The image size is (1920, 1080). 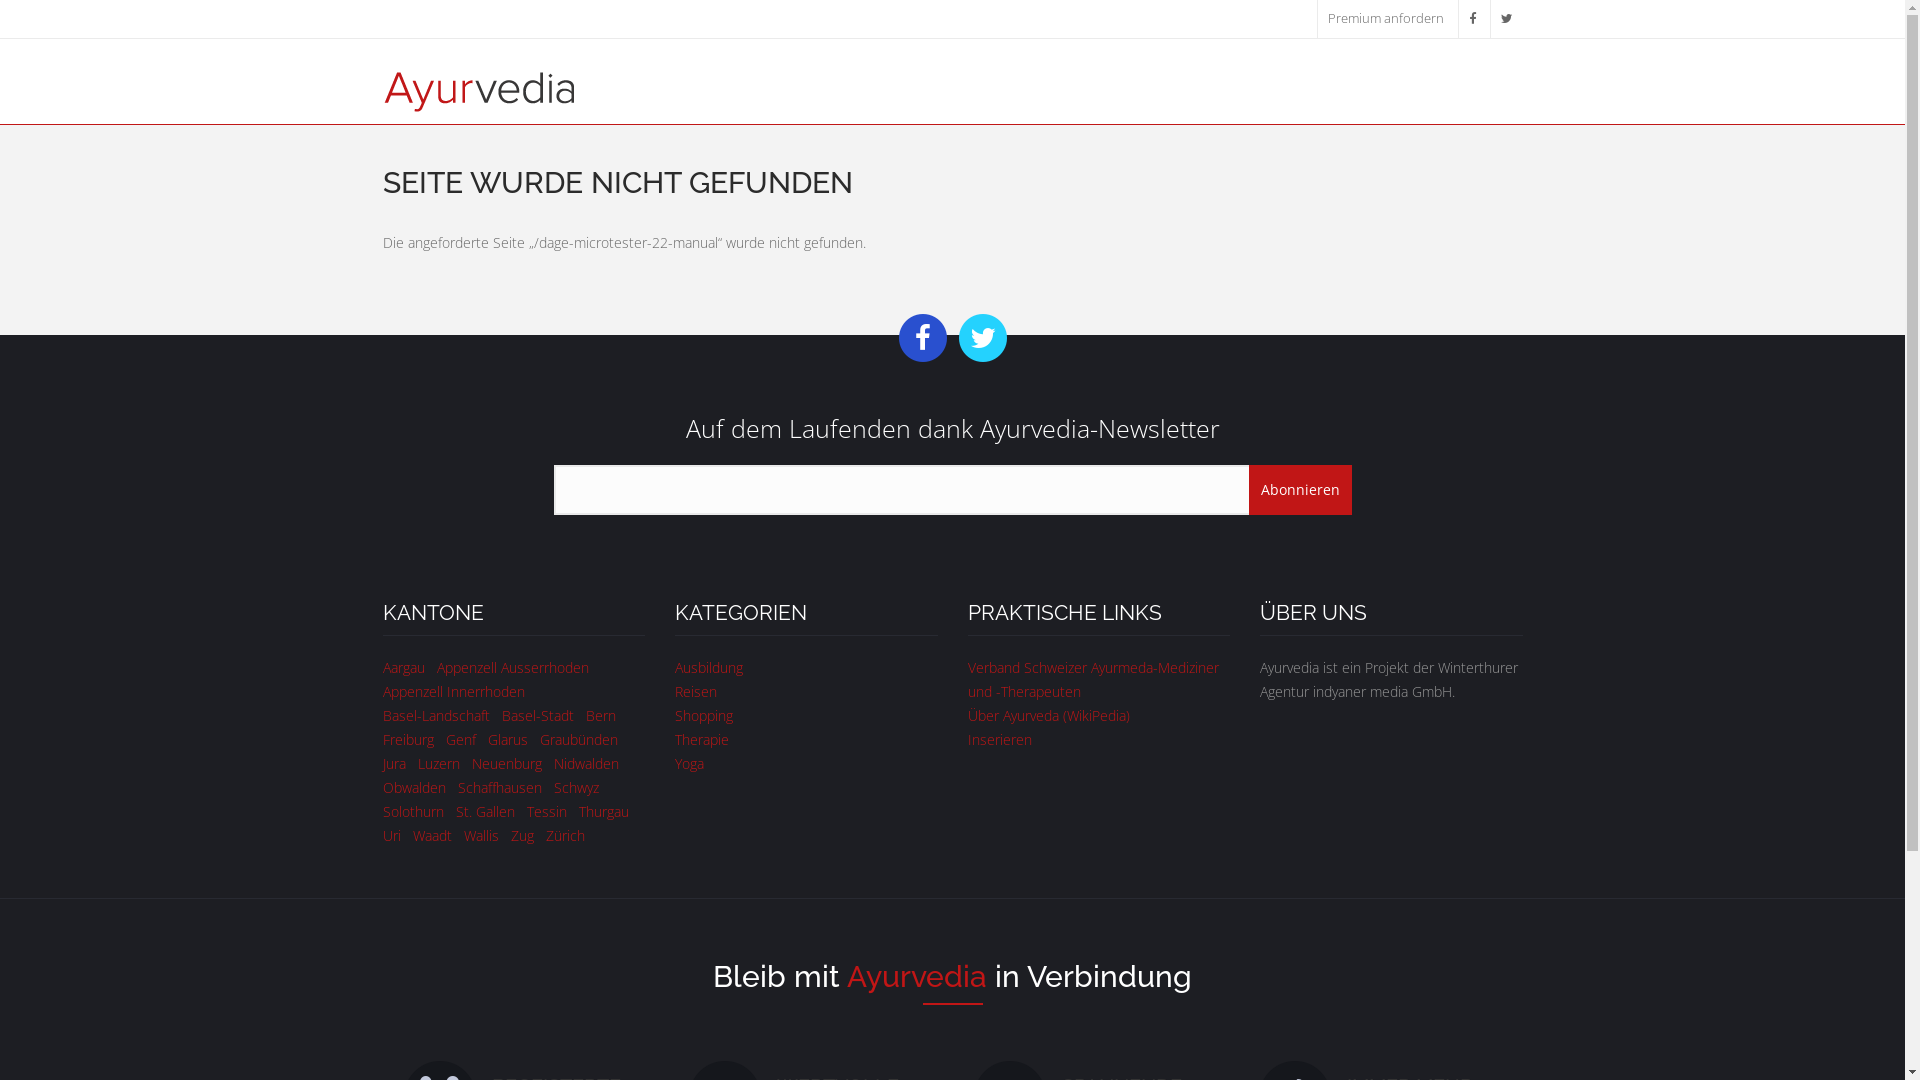 I want to click on 'Facebook', so click(x=1471, y=18).